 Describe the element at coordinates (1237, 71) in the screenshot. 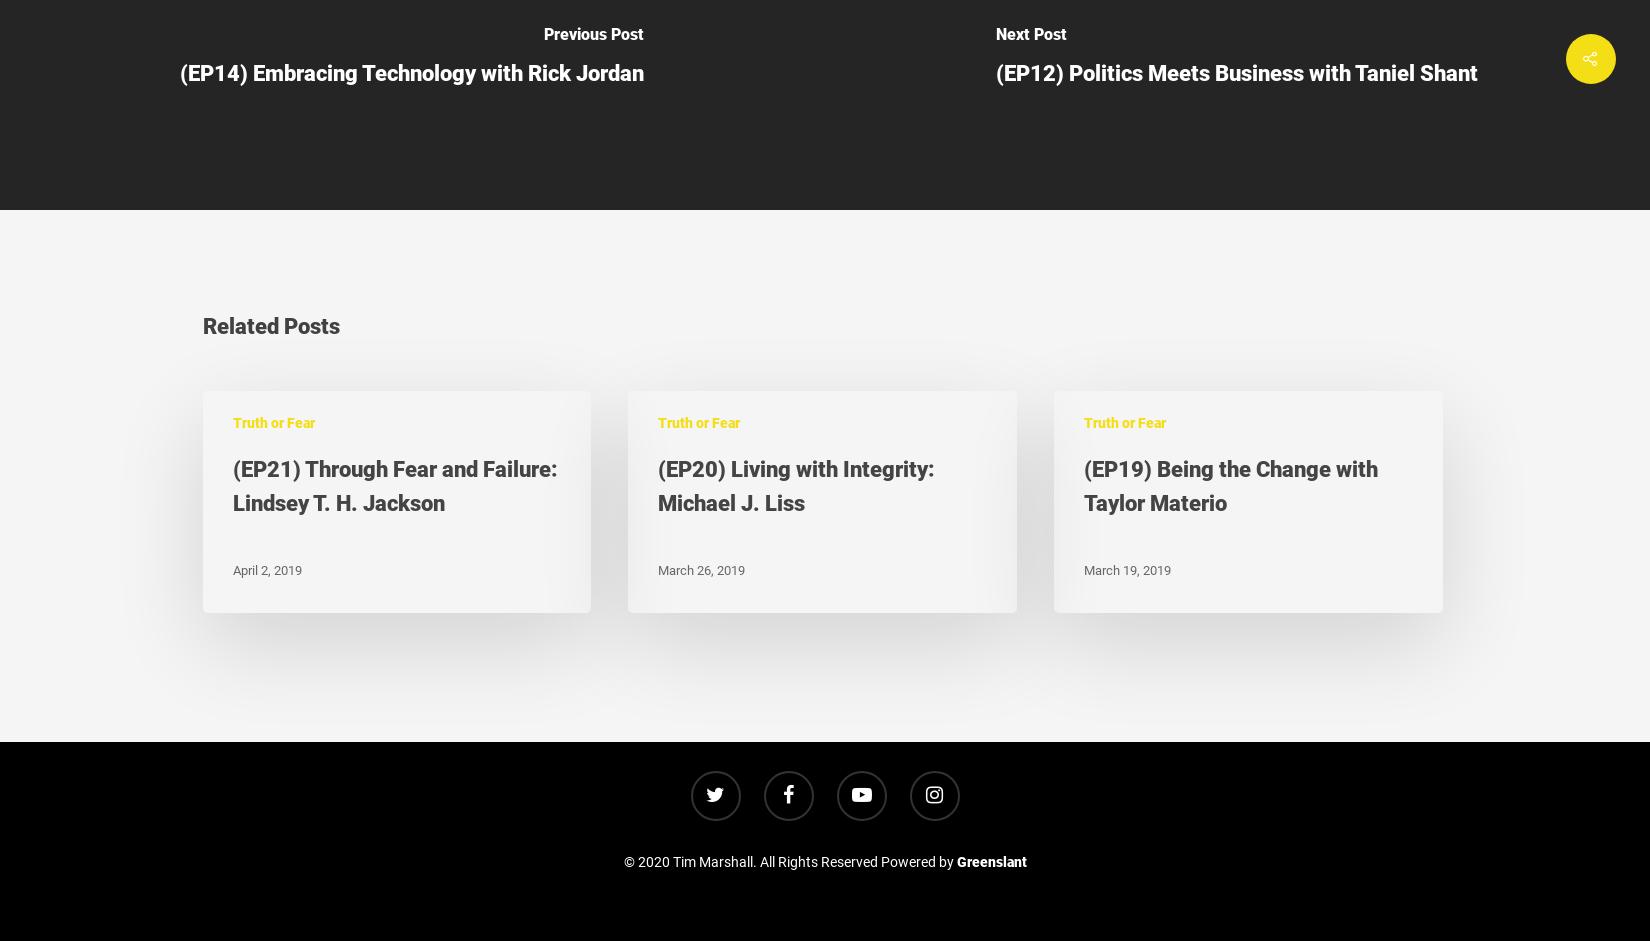

I see `'(EP12) Politics Meets Business with Taniel Shant'` at that location.